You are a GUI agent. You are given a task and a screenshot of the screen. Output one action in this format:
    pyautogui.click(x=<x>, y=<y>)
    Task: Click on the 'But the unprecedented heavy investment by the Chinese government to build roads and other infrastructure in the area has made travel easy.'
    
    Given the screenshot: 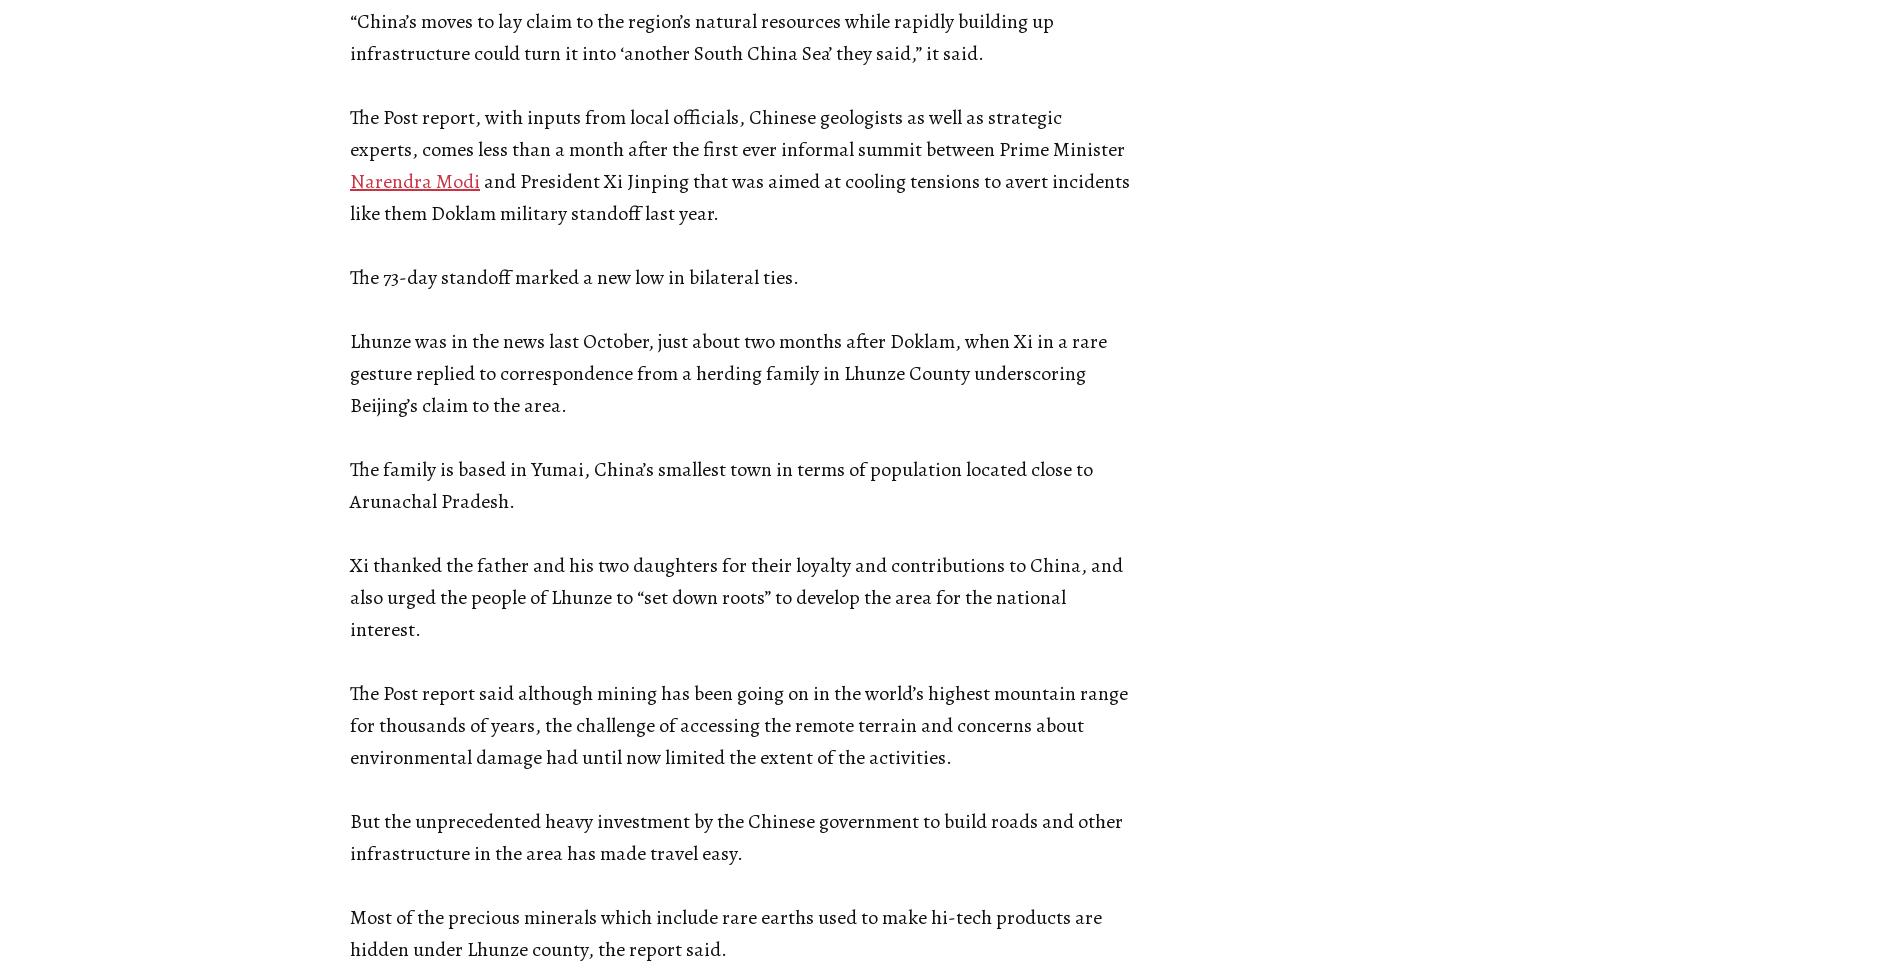 What is the action you would take?
    pyautogui.click(x=348, y=837)
    